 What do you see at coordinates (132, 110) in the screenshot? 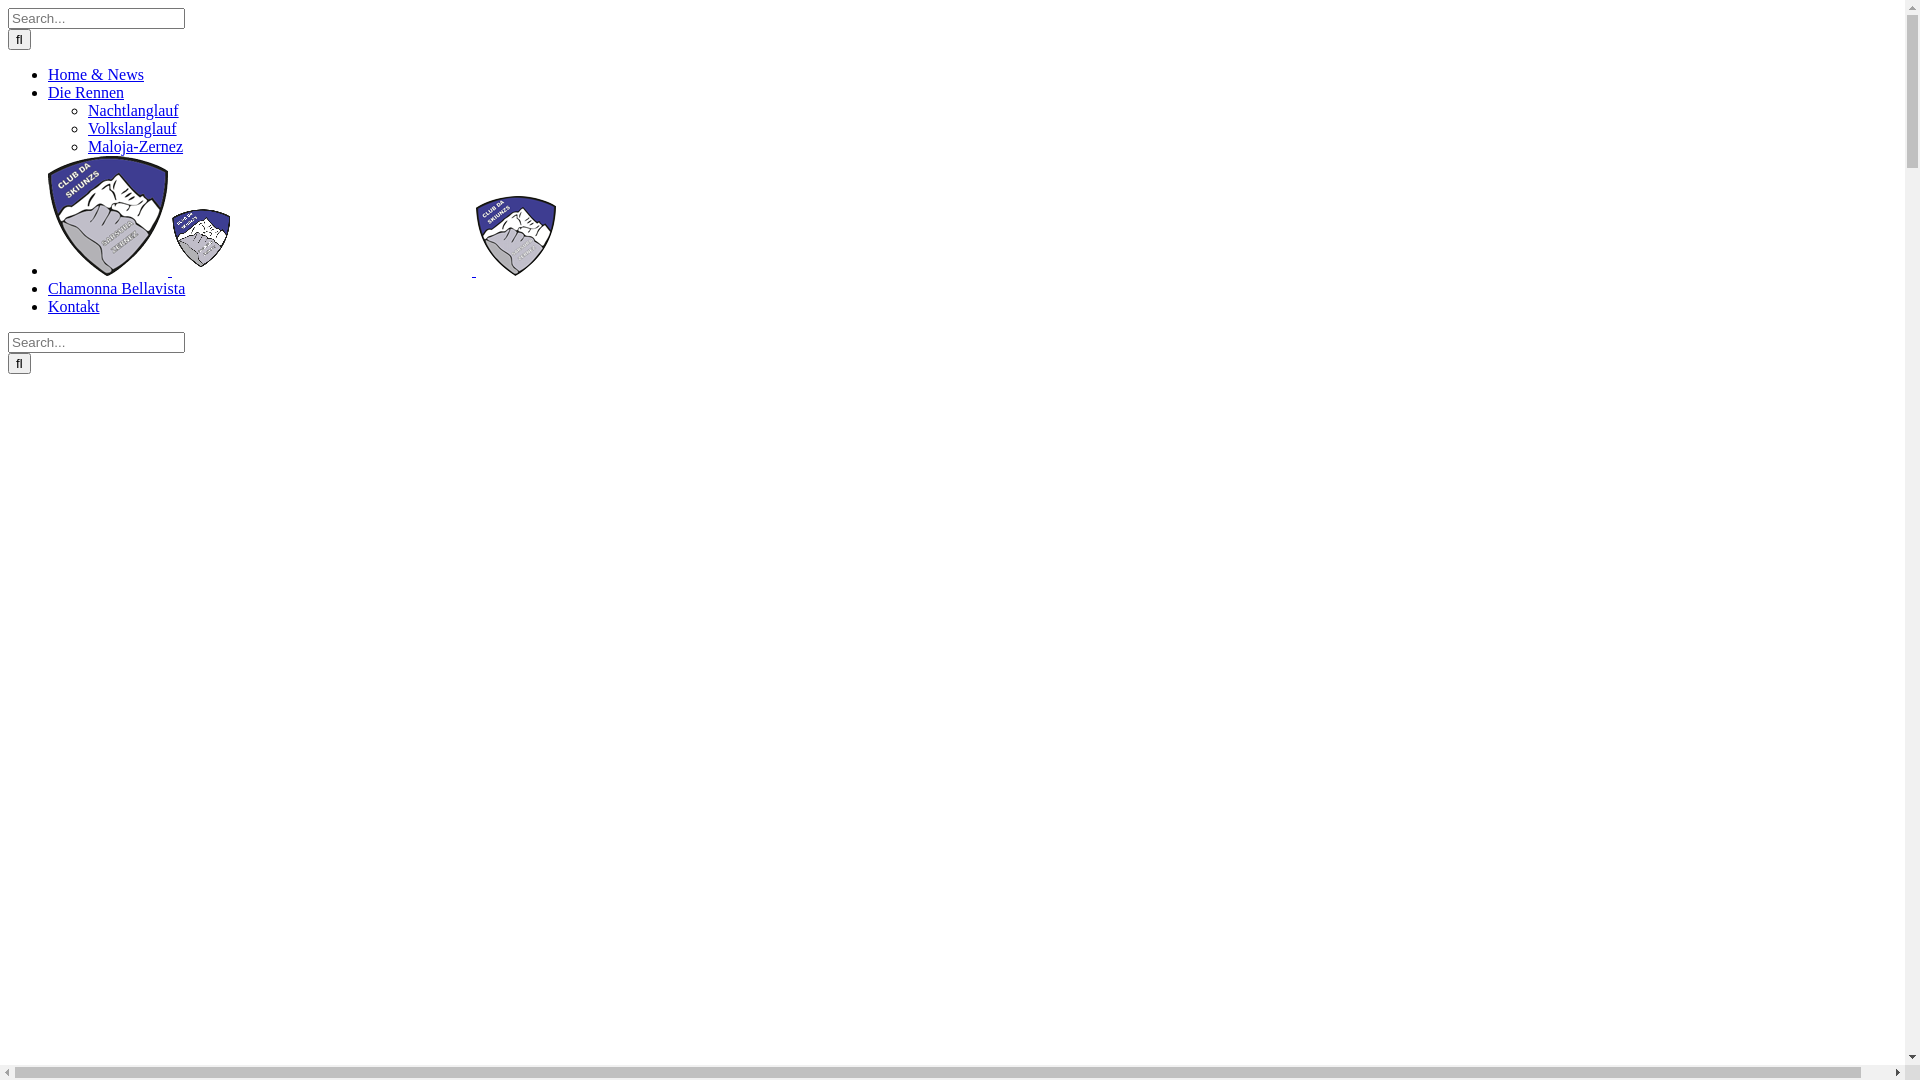
I see `'Nachtlanglauf'` at bounding box center [132, 110].